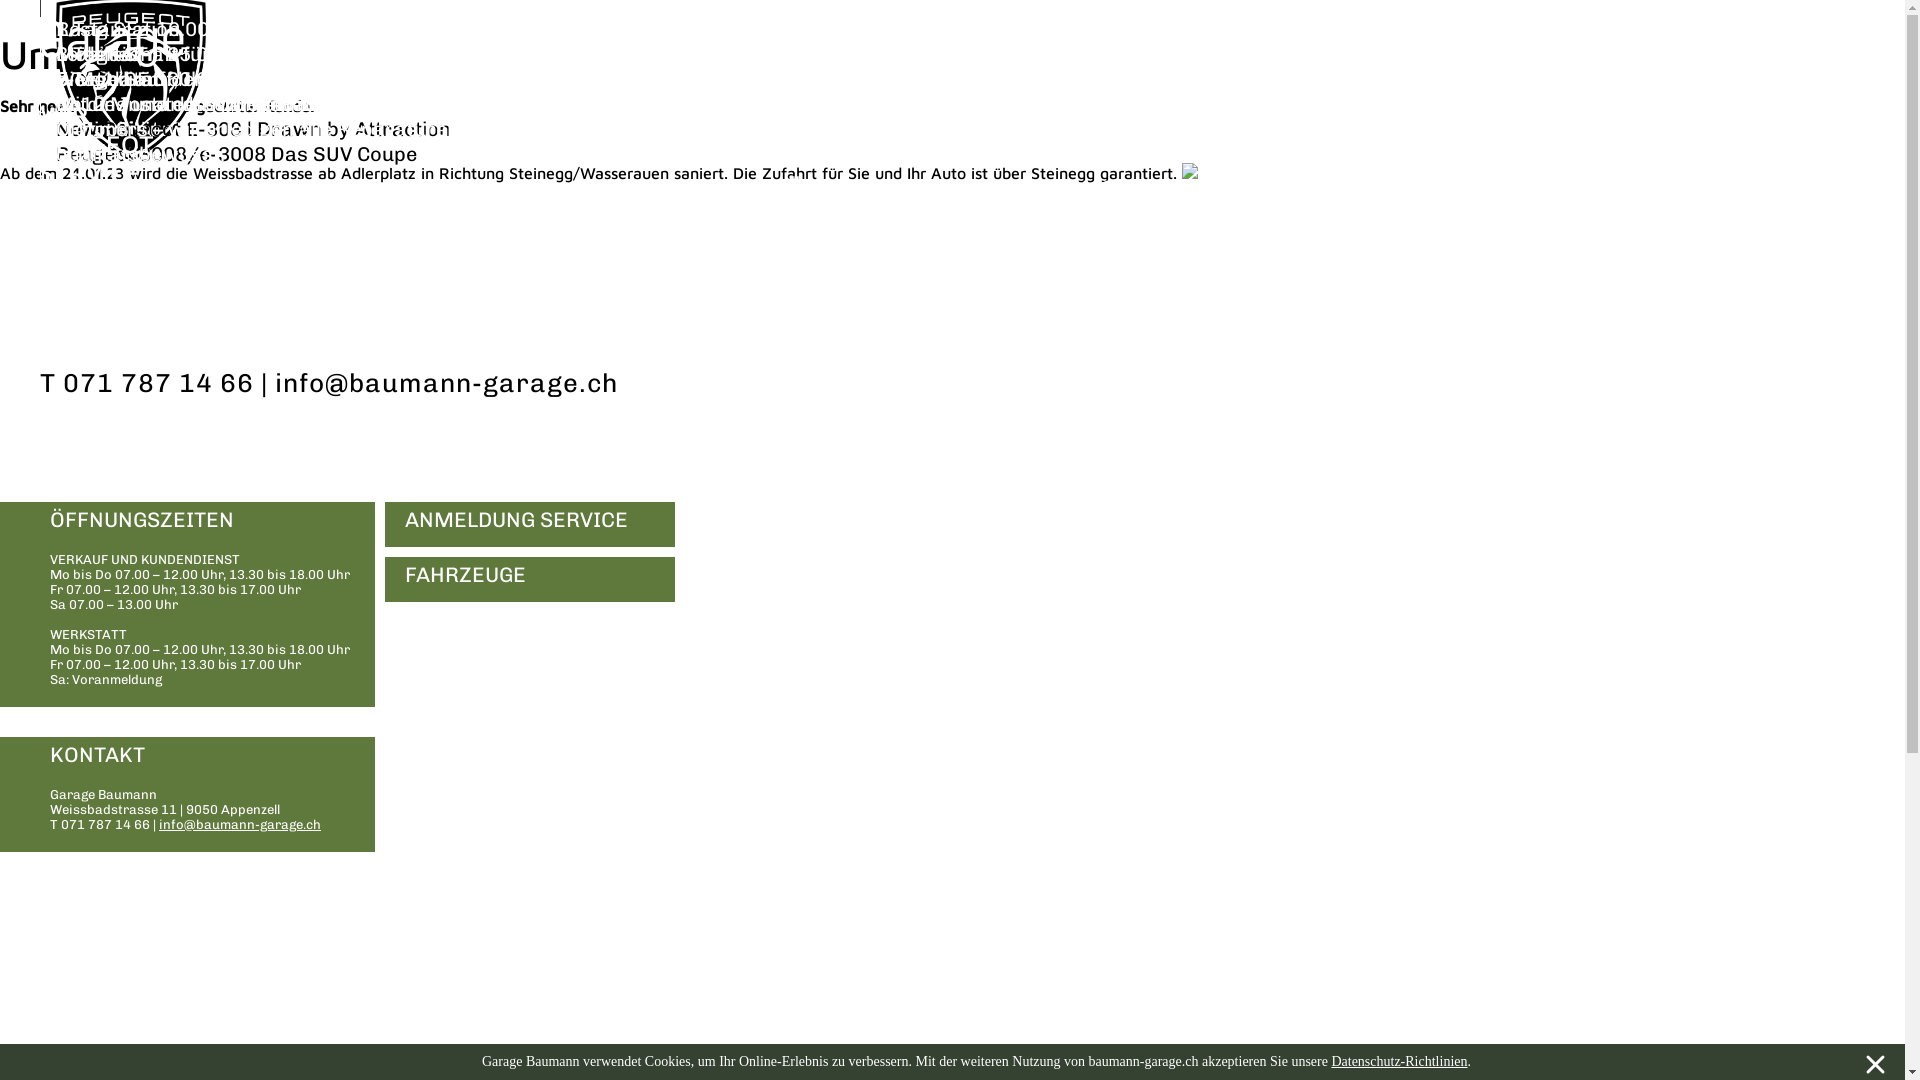 The width and height of the screenshot is (1920, 1080). I want to click on 'New Peugeot E-308 l Drawn by Attraction', so click(252, 128).